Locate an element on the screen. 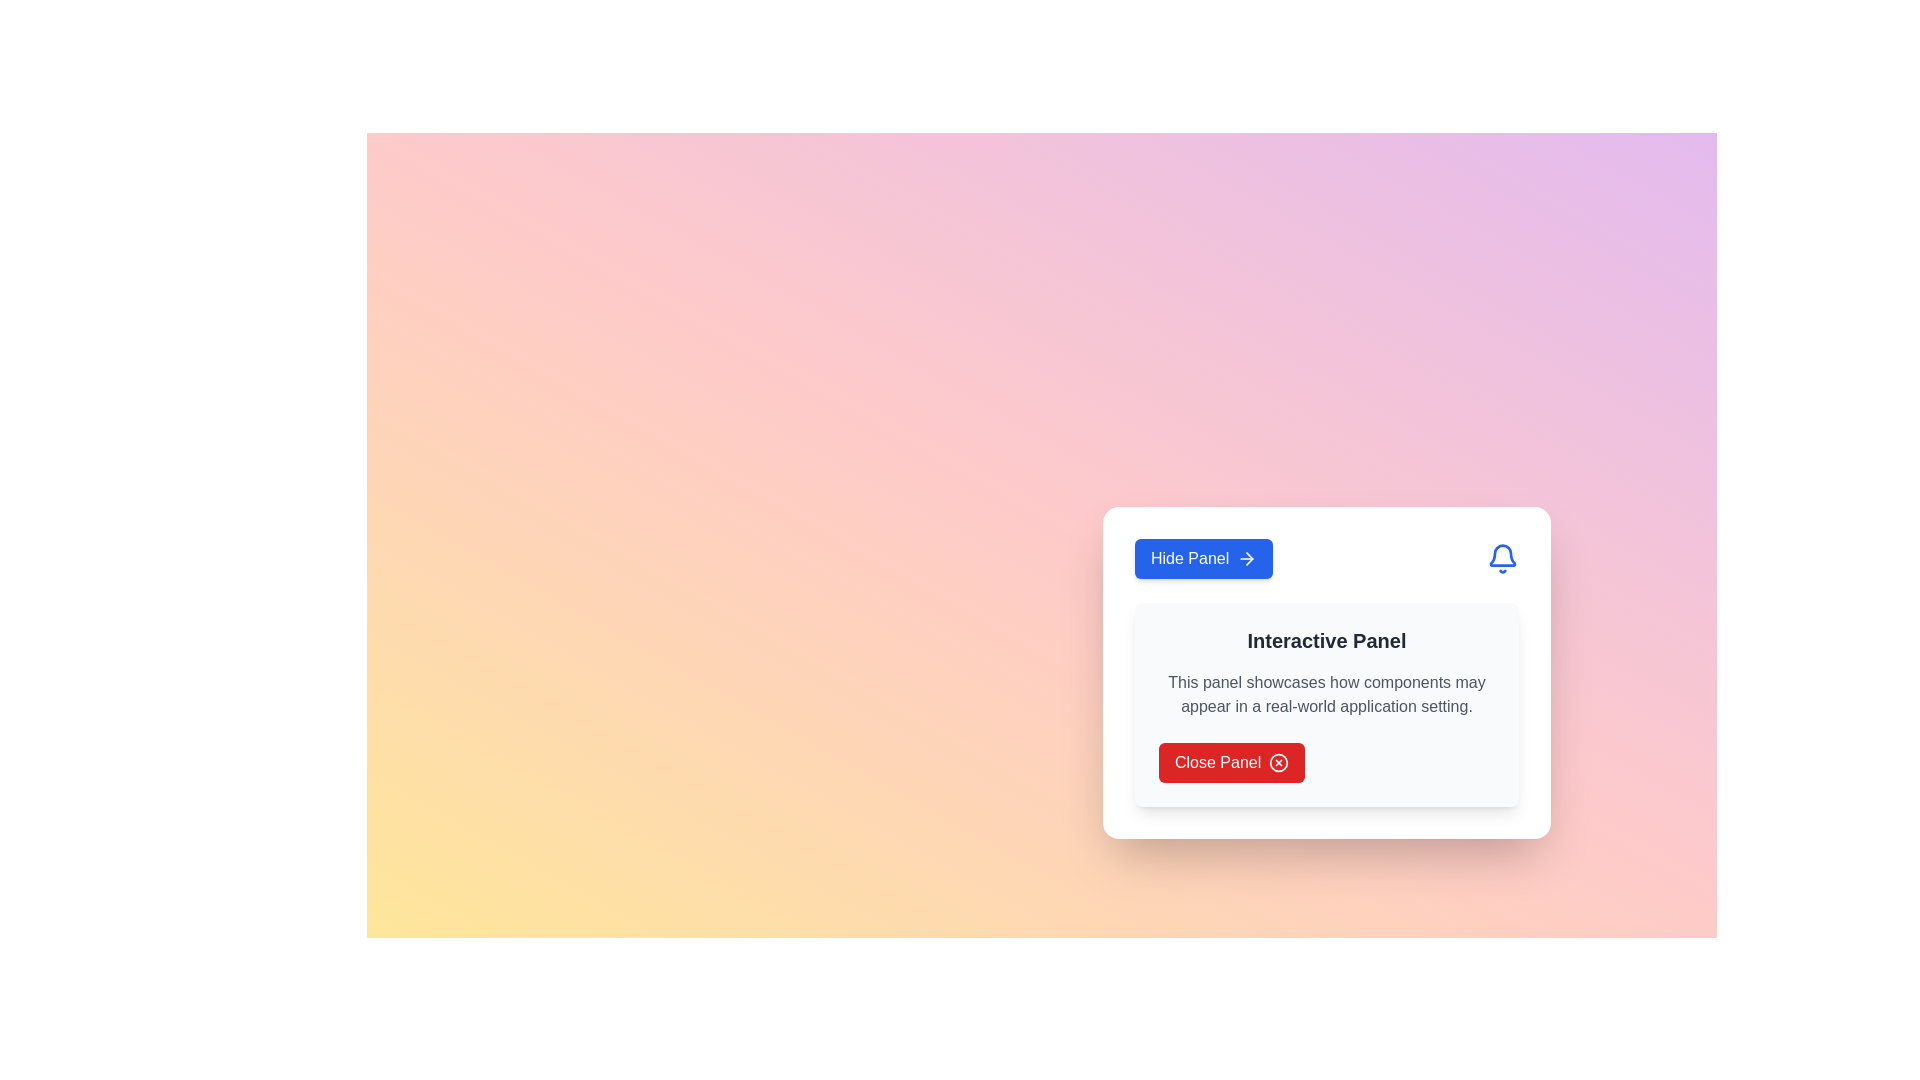 Image resolution: width=1920 pixels, height=1080 pixels. the 'Hide Panel' button associated with the arrow icon located at the top-left corner of the interactive panel is located at coordinates (1246, 559).